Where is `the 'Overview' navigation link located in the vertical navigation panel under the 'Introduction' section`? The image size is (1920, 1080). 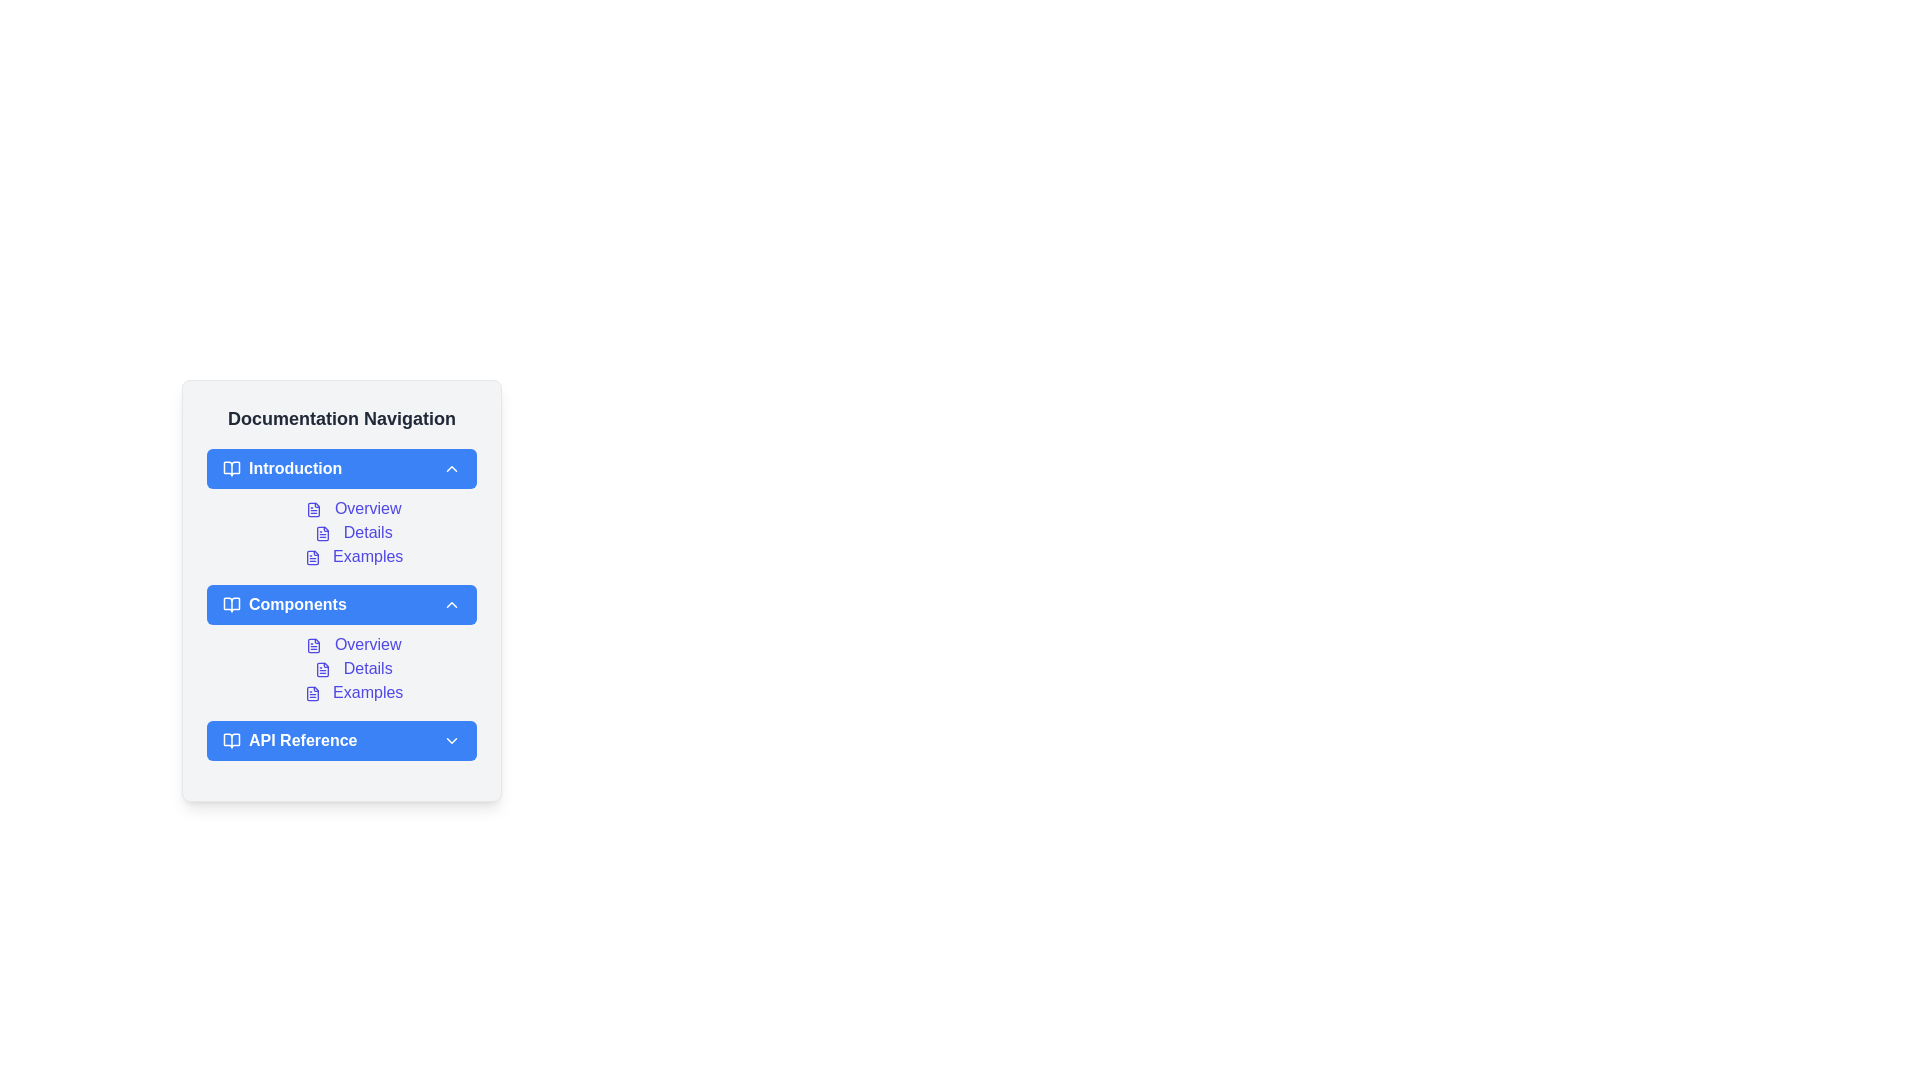 the 'Overview' navigation link located in the vertical navigation panel under the 'Introduction' section is located at coordinates (354, 508).